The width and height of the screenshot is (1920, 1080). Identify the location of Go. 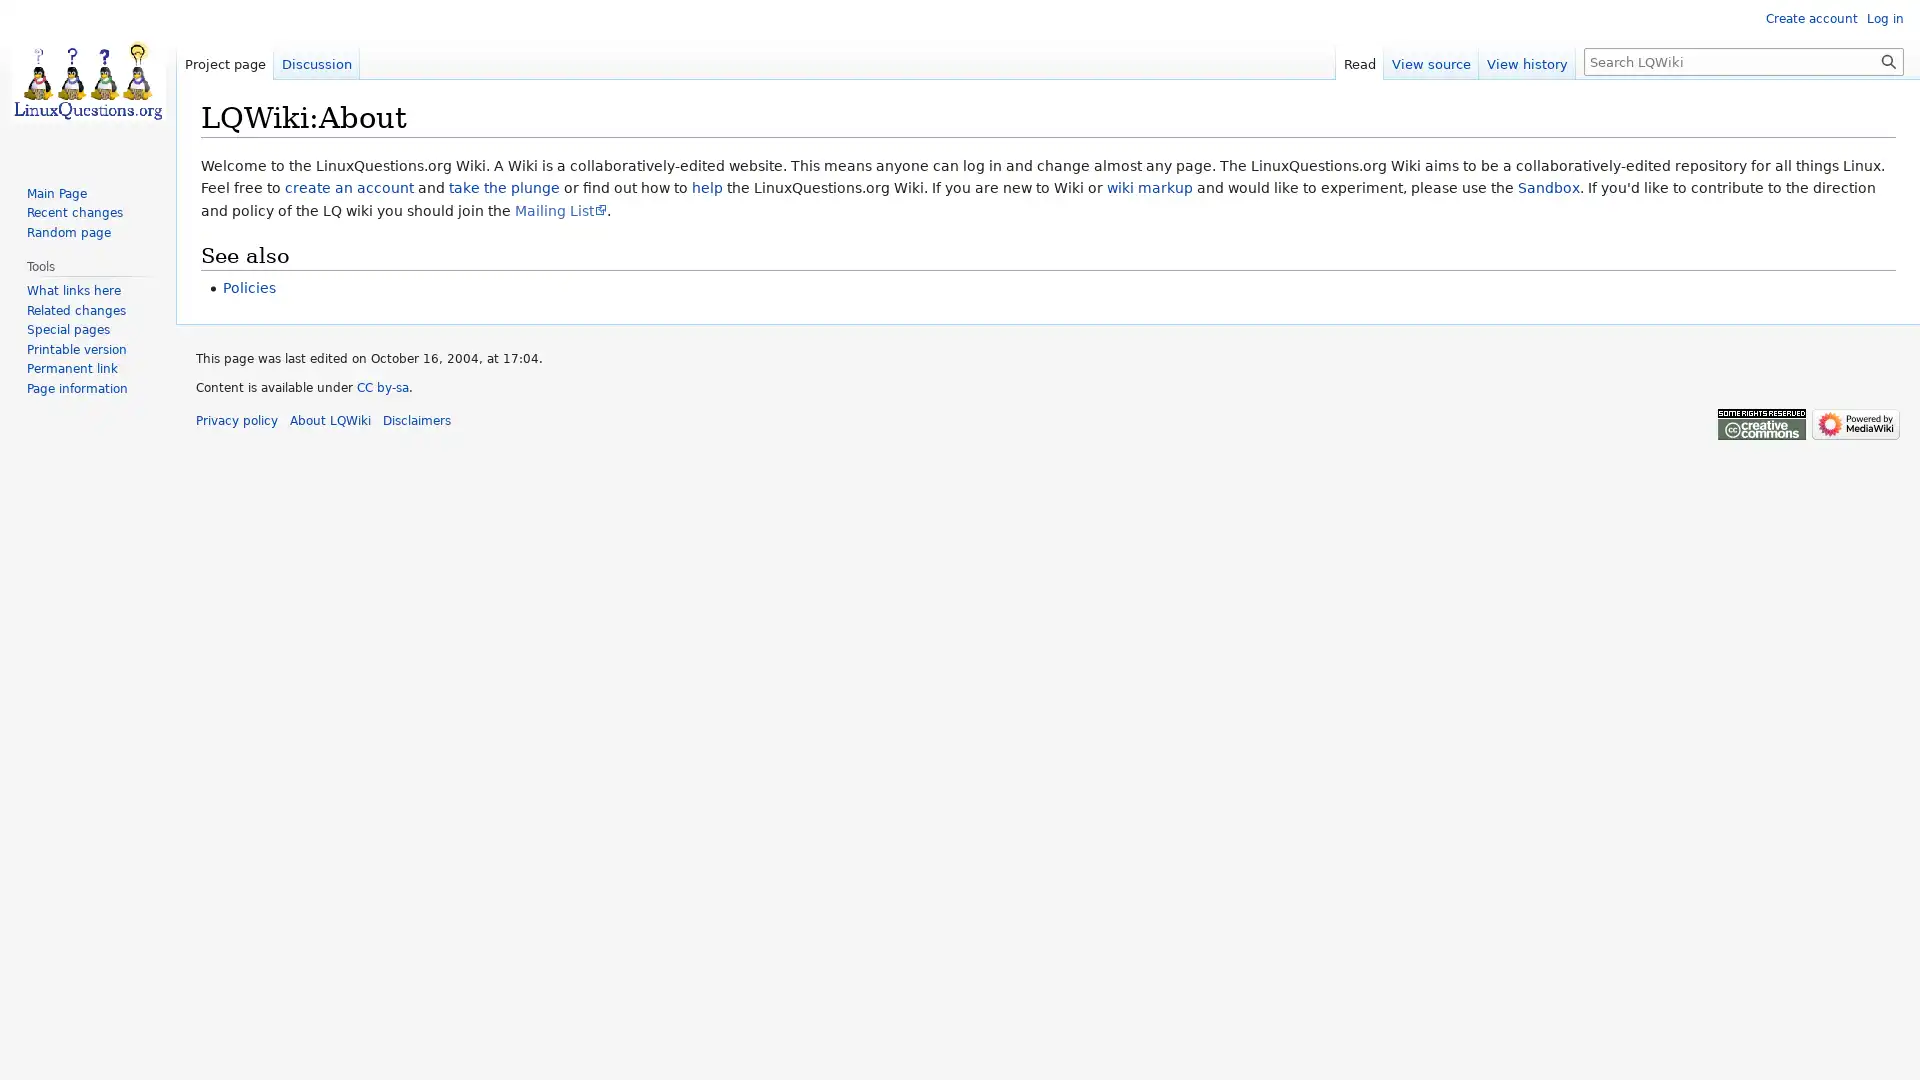
(1888, 60).